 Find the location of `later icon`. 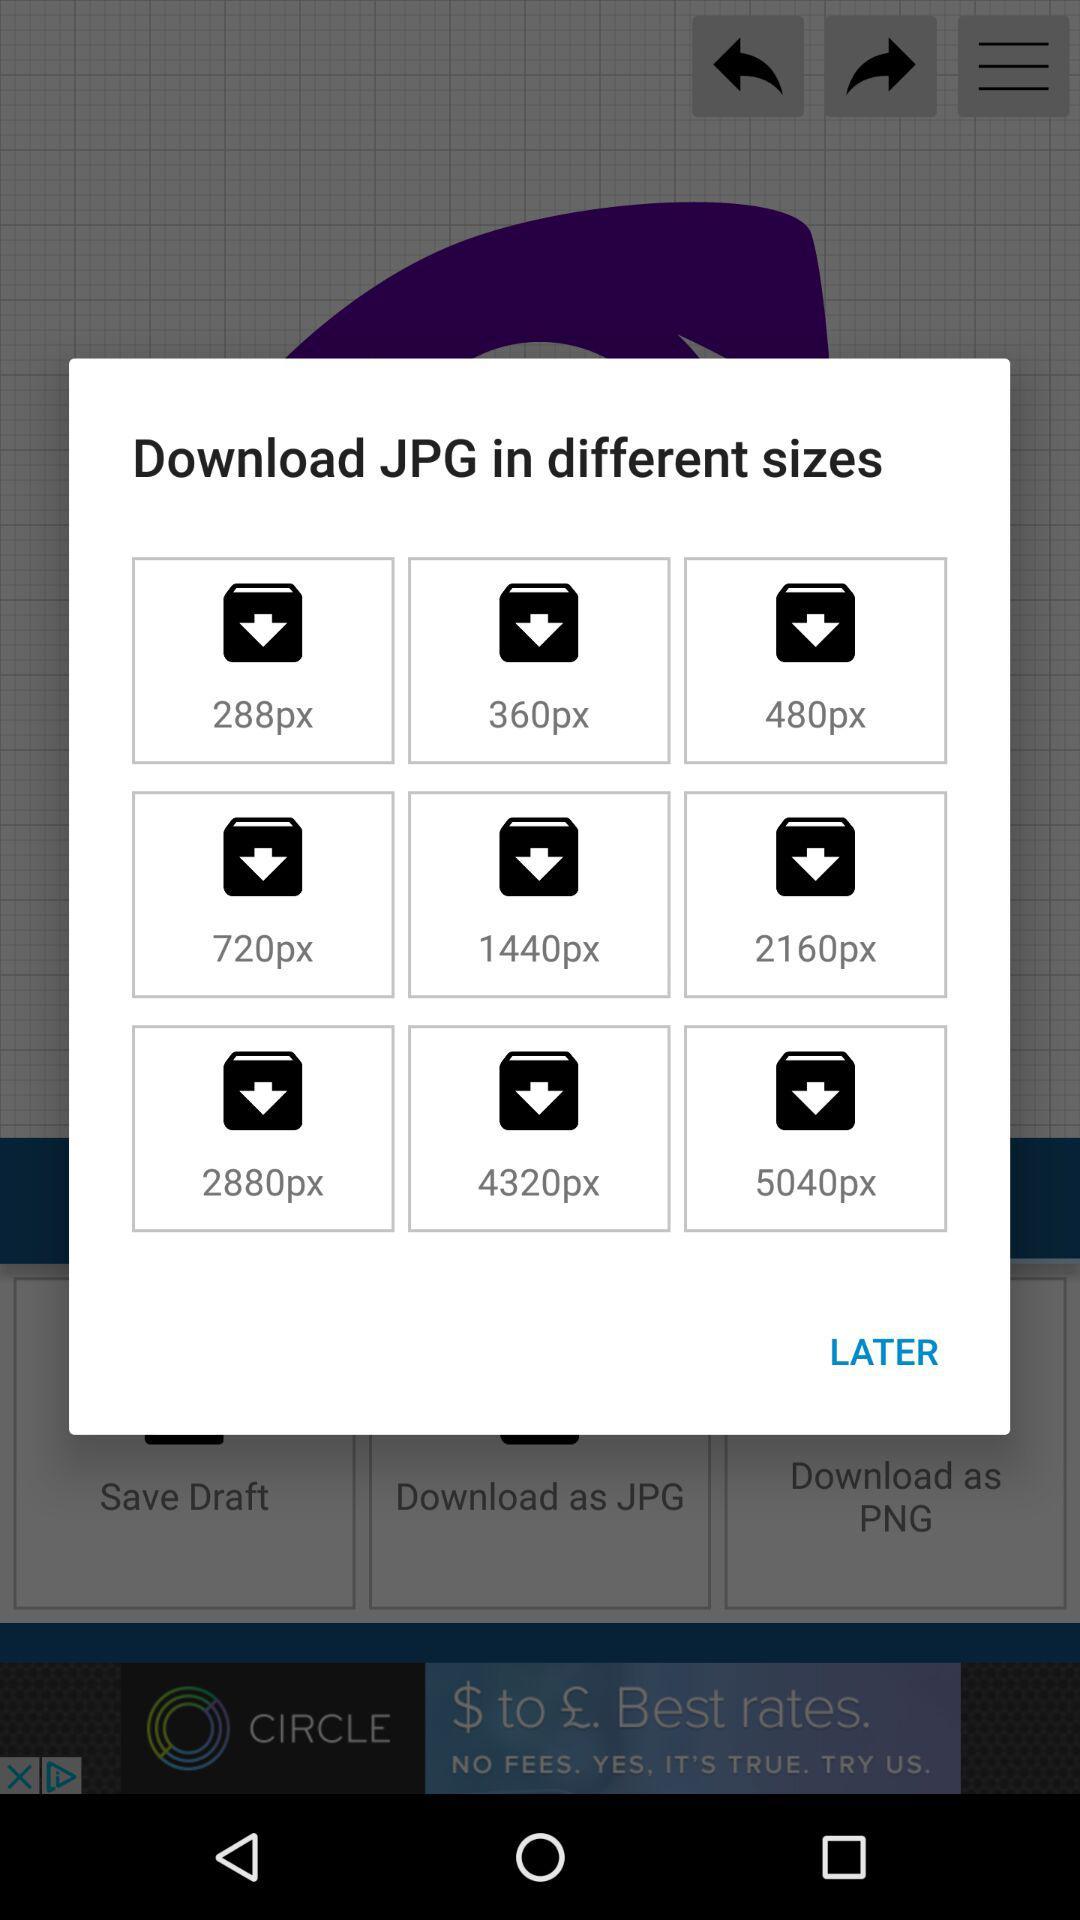

later icon is located at coordinates (883, 1350).